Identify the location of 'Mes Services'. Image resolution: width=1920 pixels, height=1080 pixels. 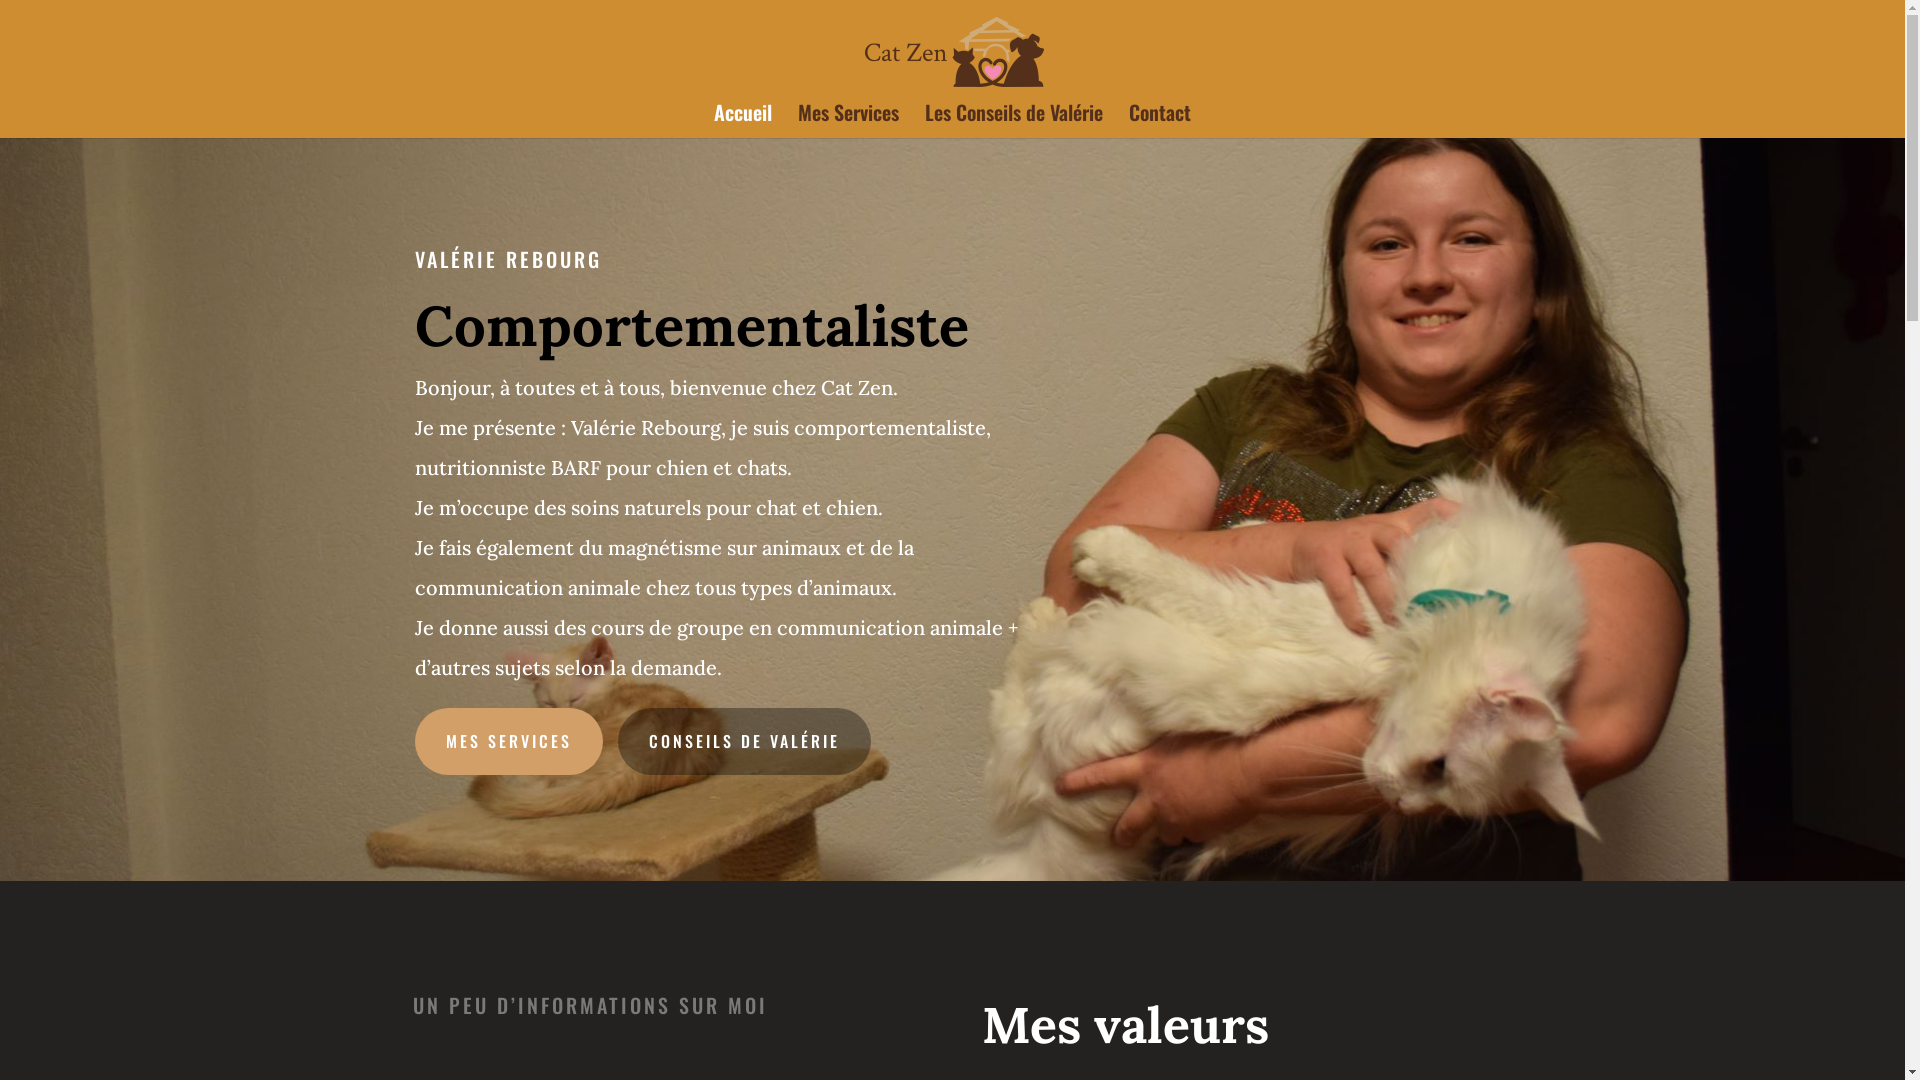
(848, 121).